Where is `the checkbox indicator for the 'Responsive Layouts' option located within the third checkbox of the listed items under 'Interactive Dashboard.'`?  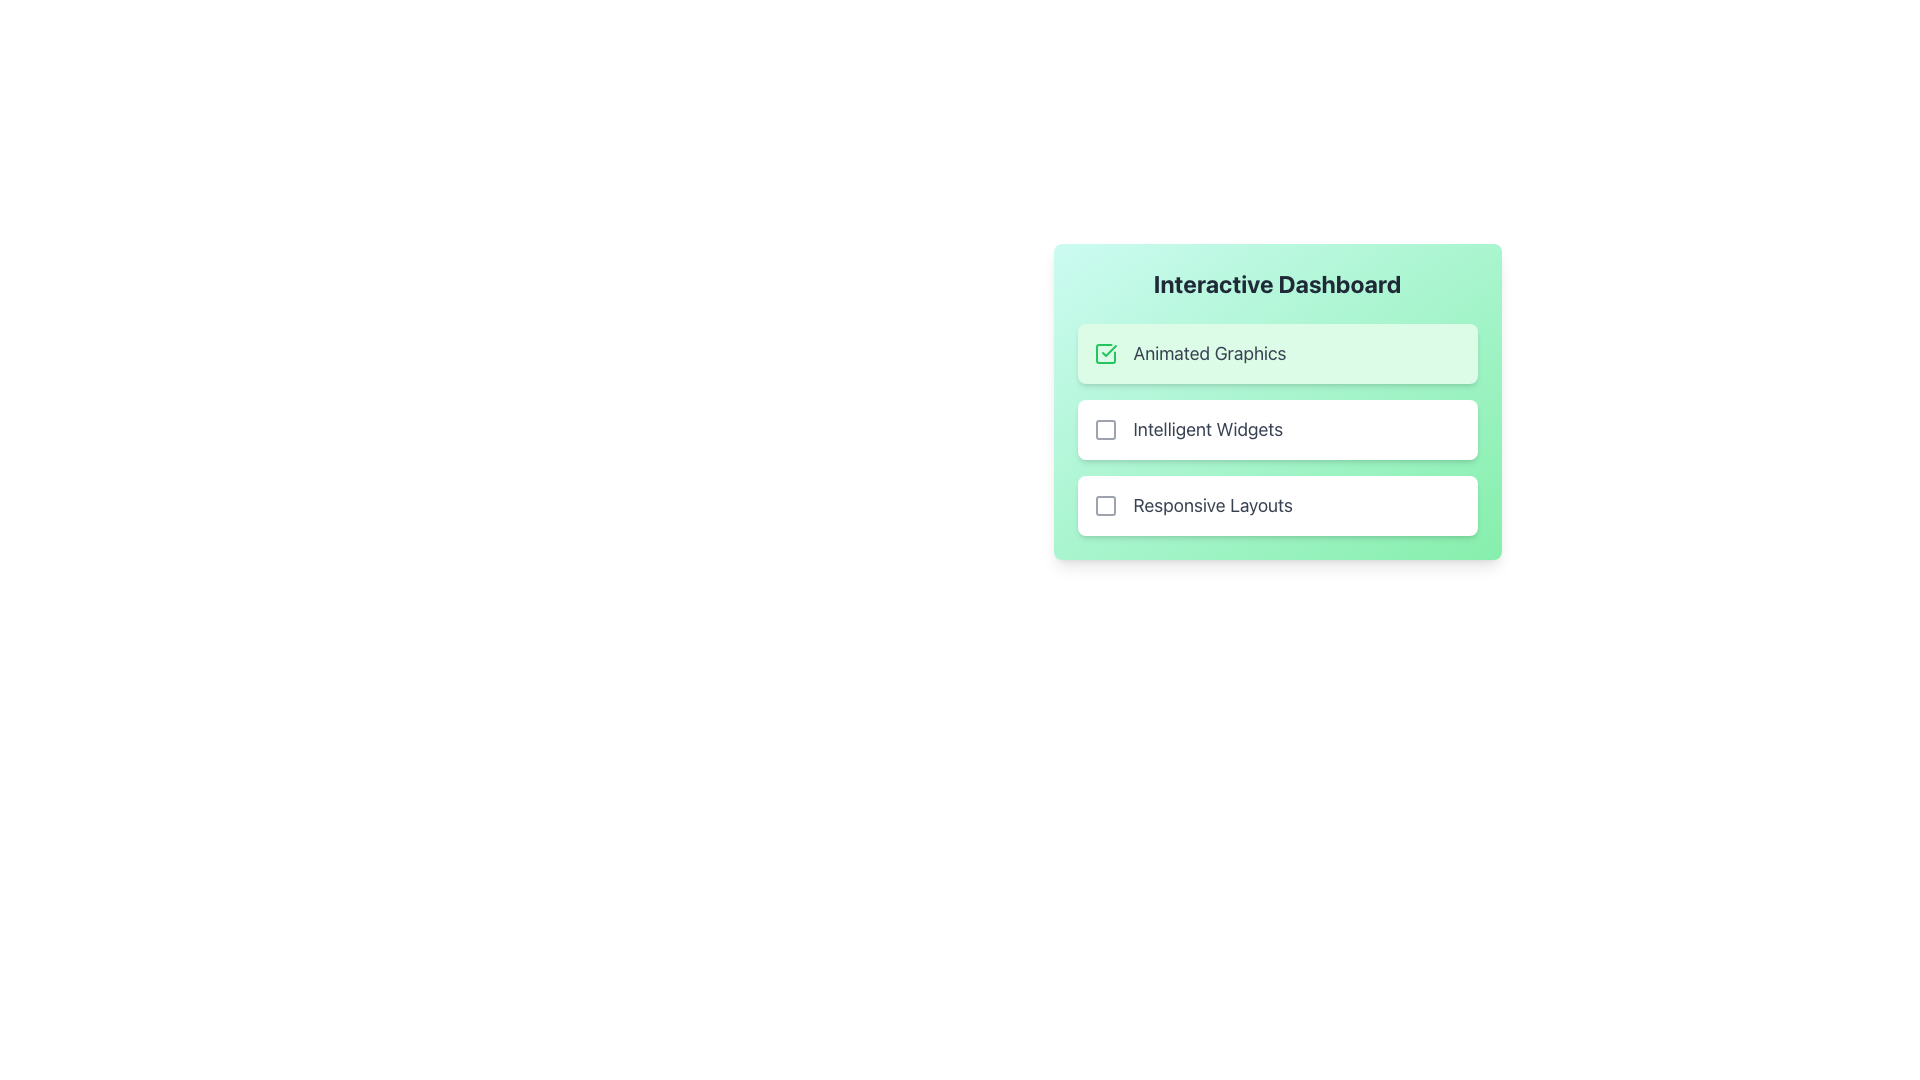 the checkbox indicator for the 'Responsive Layouts' option located within the third checkbox of the listed items under 'Interactive Dashboard.' is located at coordinates (1104, 504).